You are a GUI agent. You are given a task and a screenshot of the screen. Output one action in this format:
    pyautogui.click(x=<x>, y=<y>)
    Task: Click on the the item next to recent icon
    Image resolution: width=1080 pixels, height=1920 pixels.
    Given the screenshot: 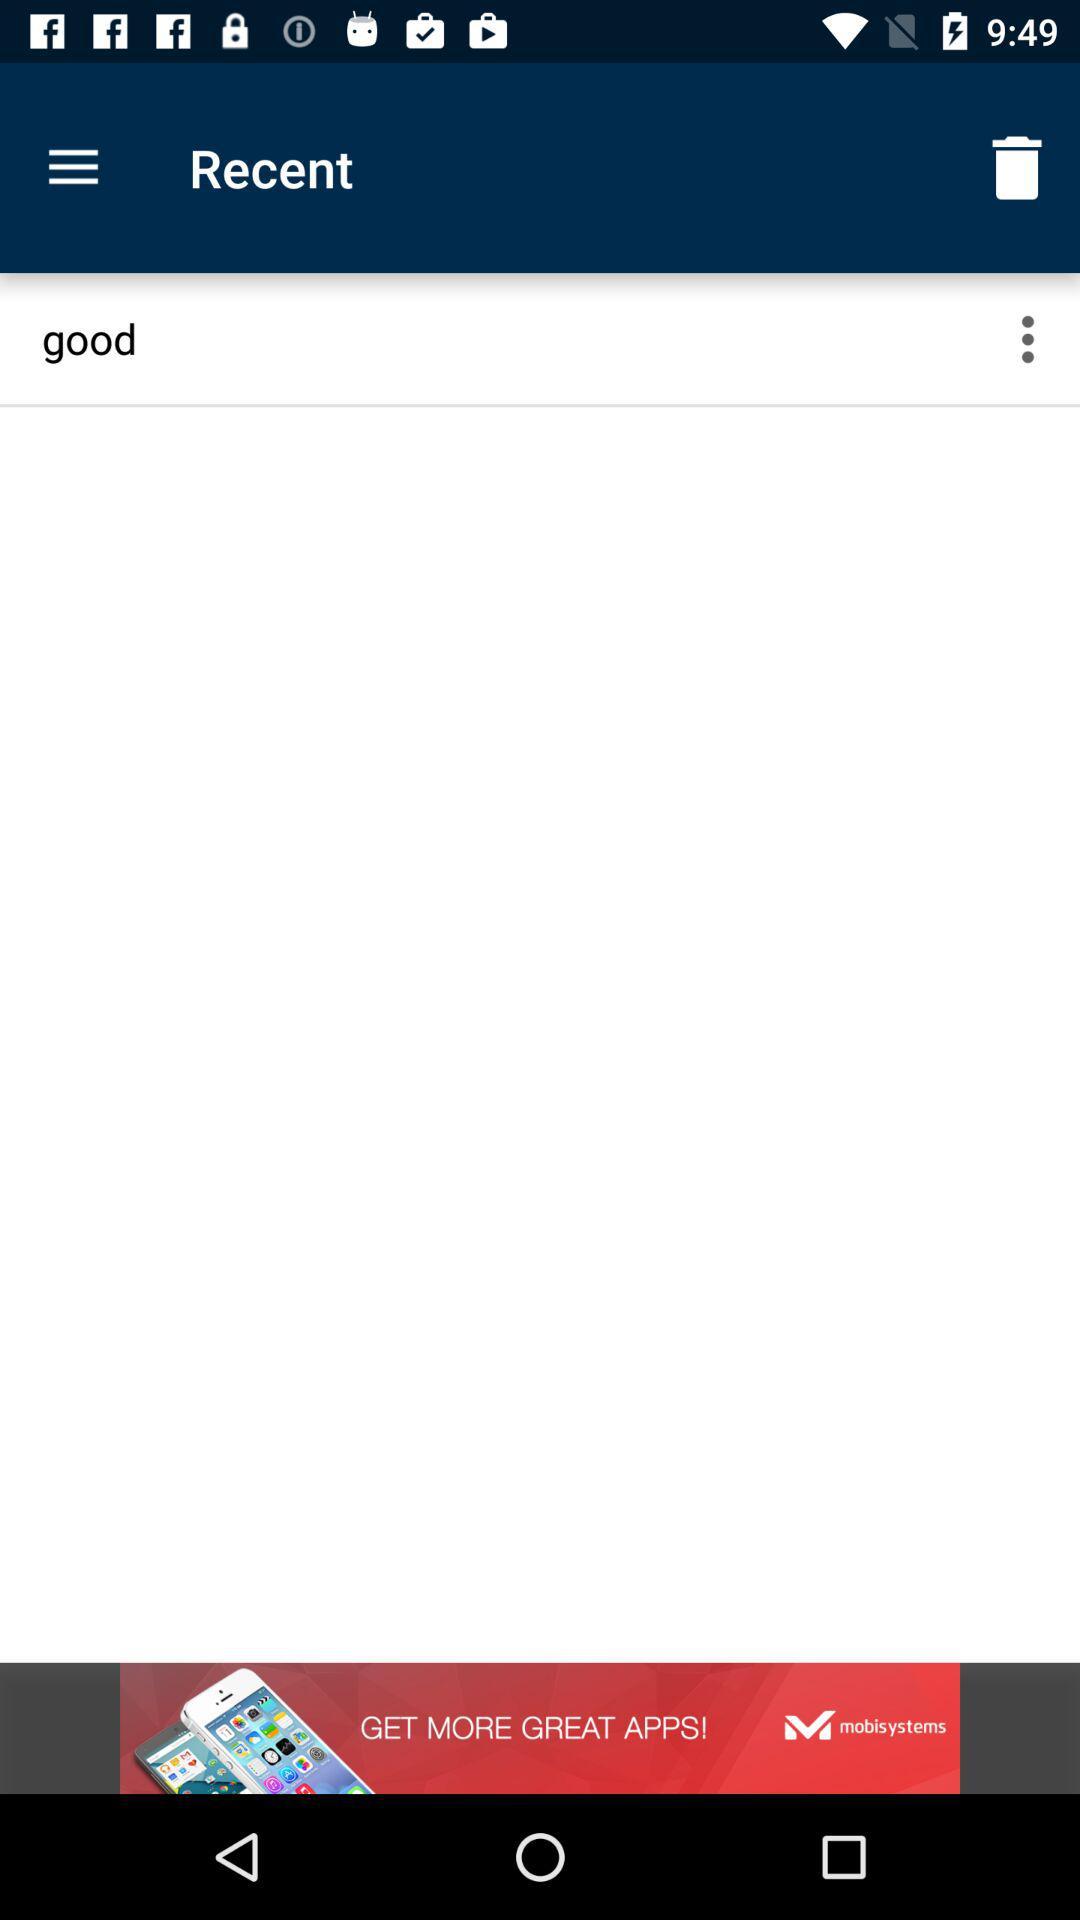 What is the action you would take?
    pyautogui.click(x=1017, y=168)
    